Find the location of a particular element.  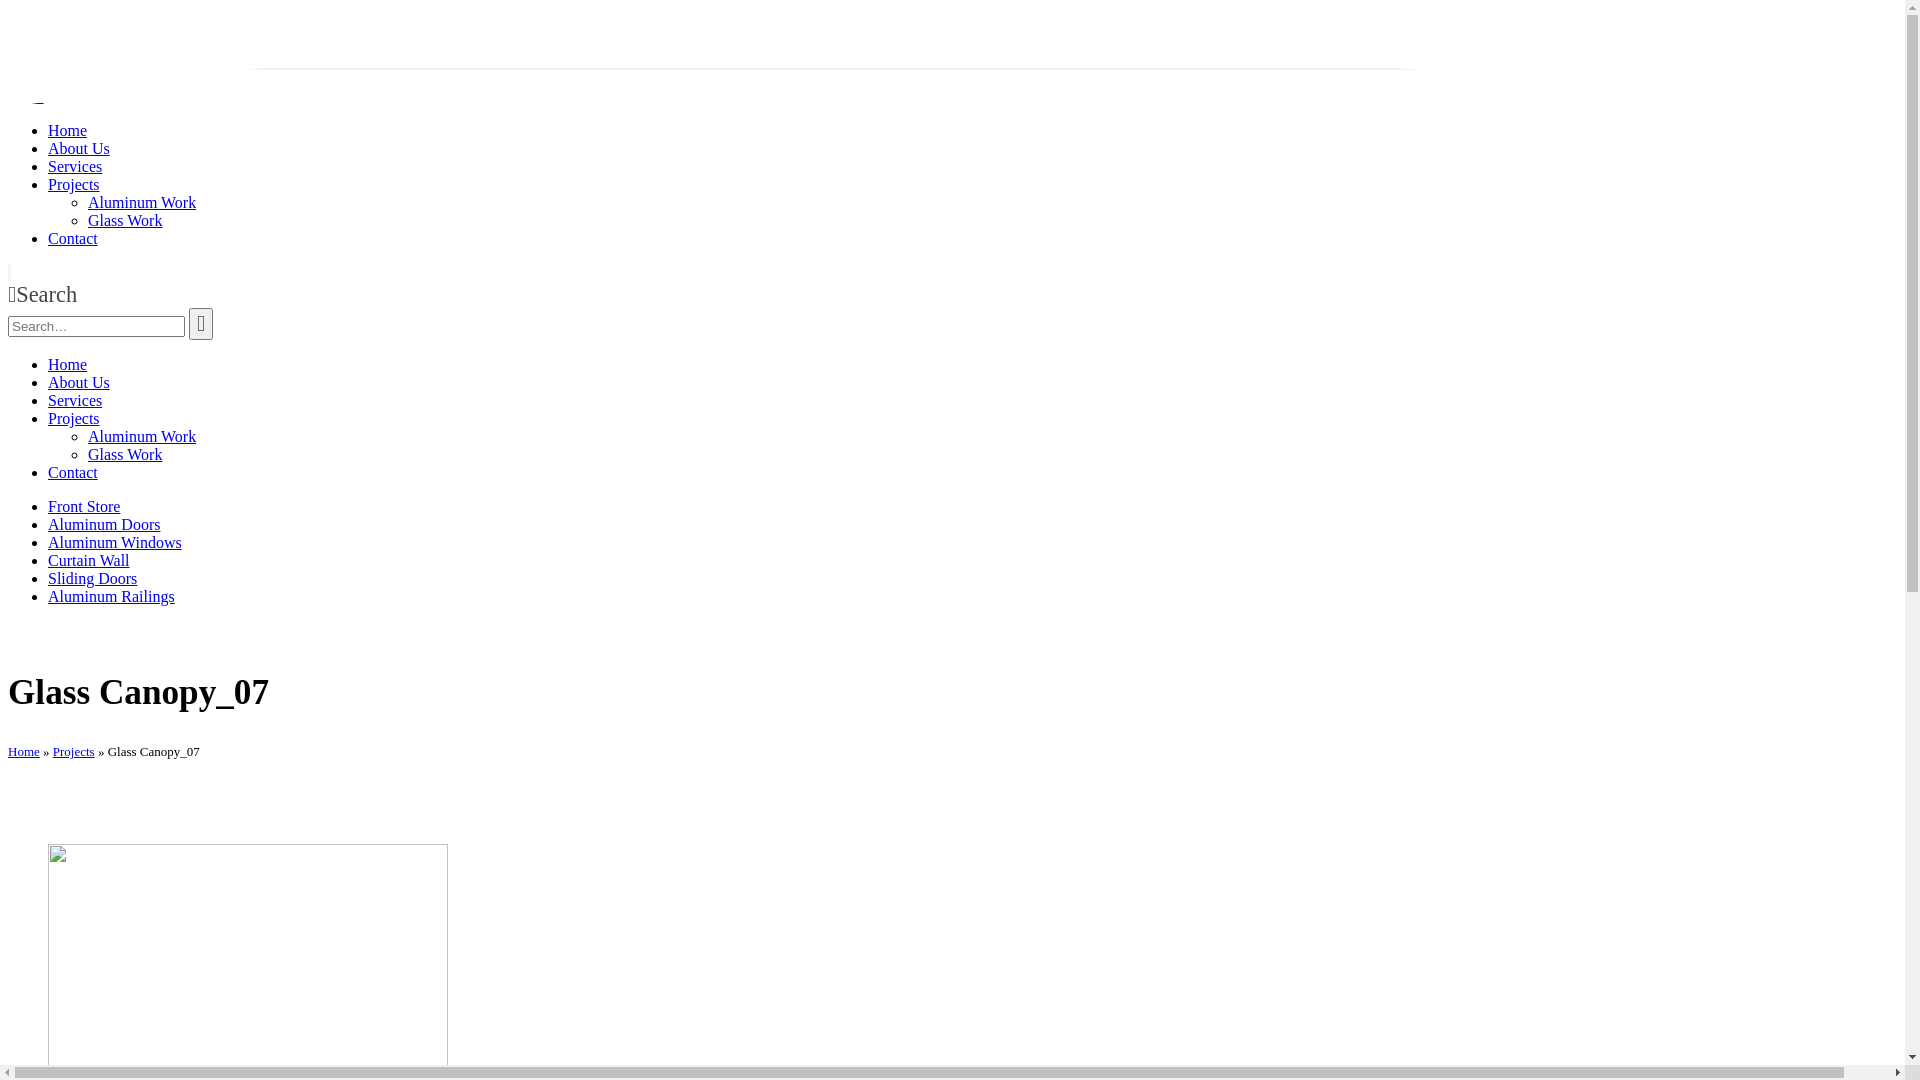

'Front Store' is located at coordinates (82, 505).